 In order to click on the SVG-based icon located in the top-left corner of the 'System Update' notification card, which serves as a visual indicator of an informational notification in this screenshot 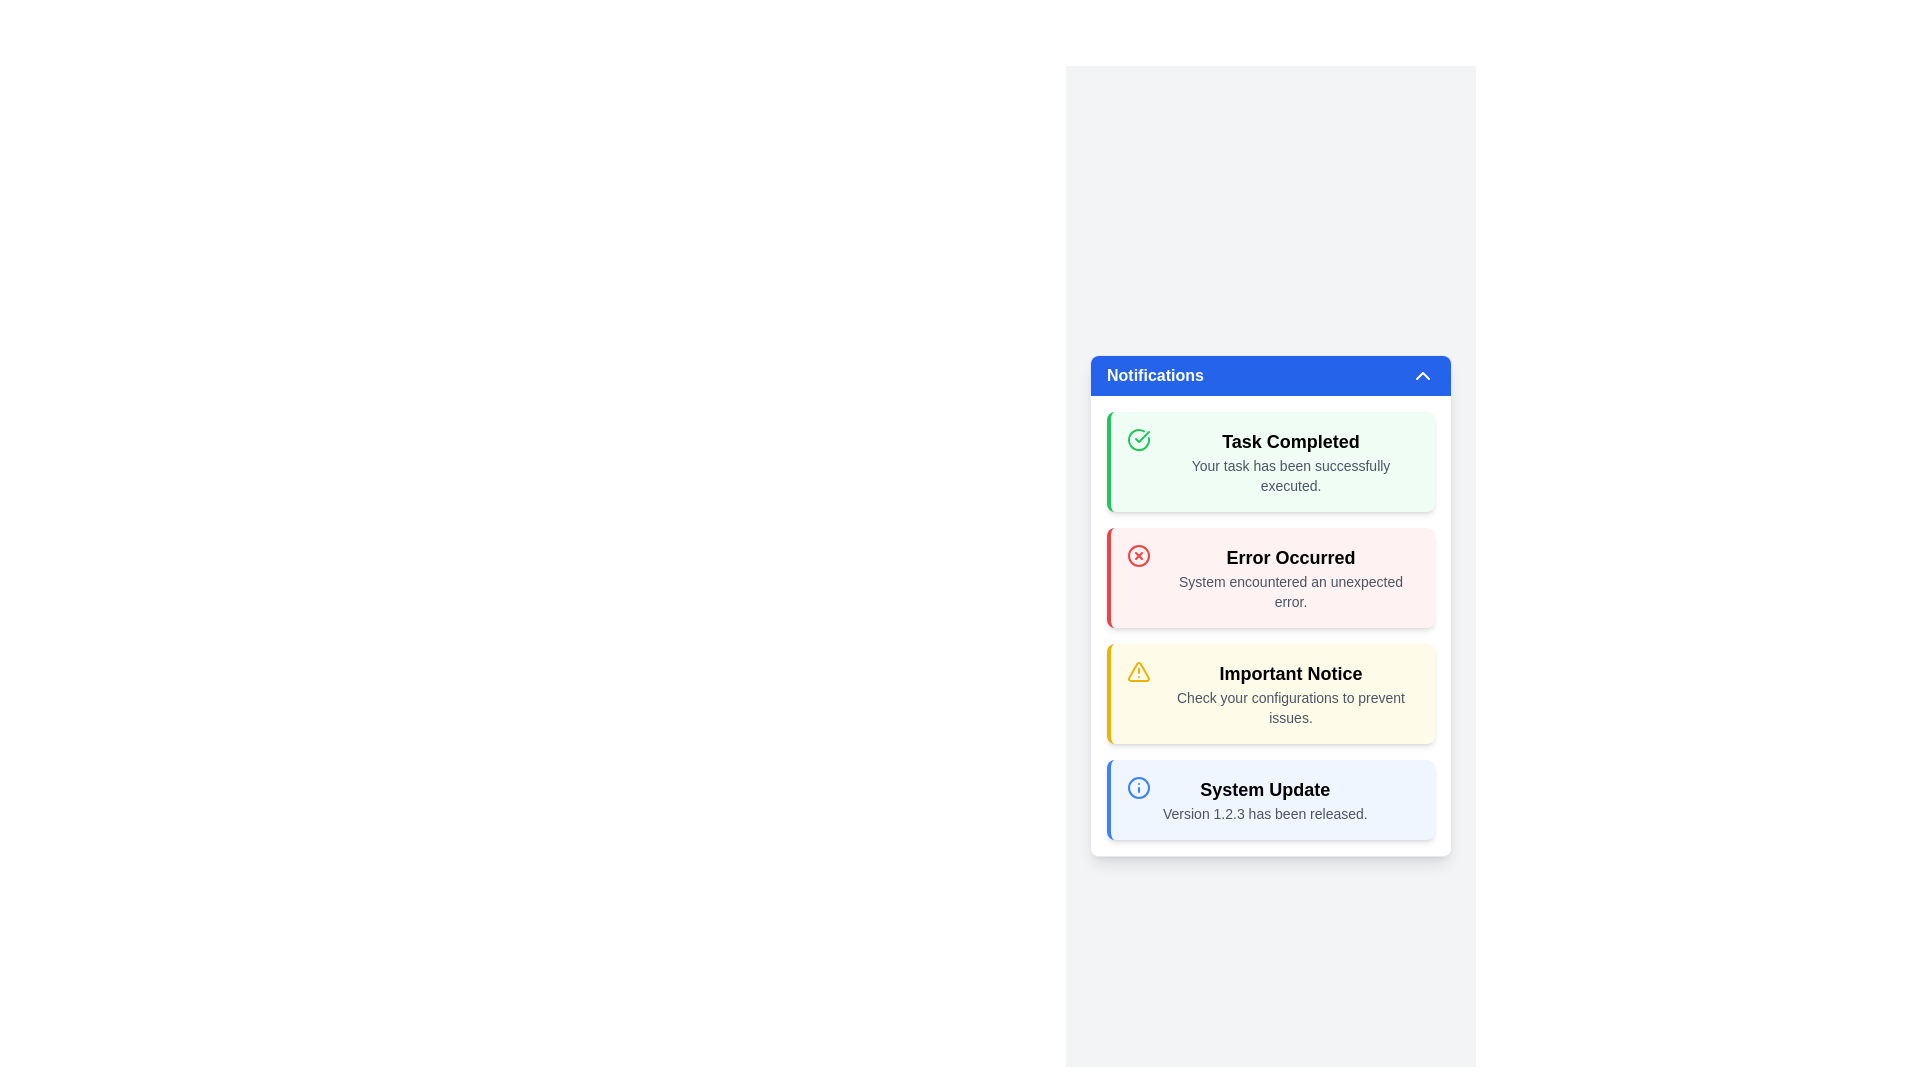, I will do `click(1138, 786)`.